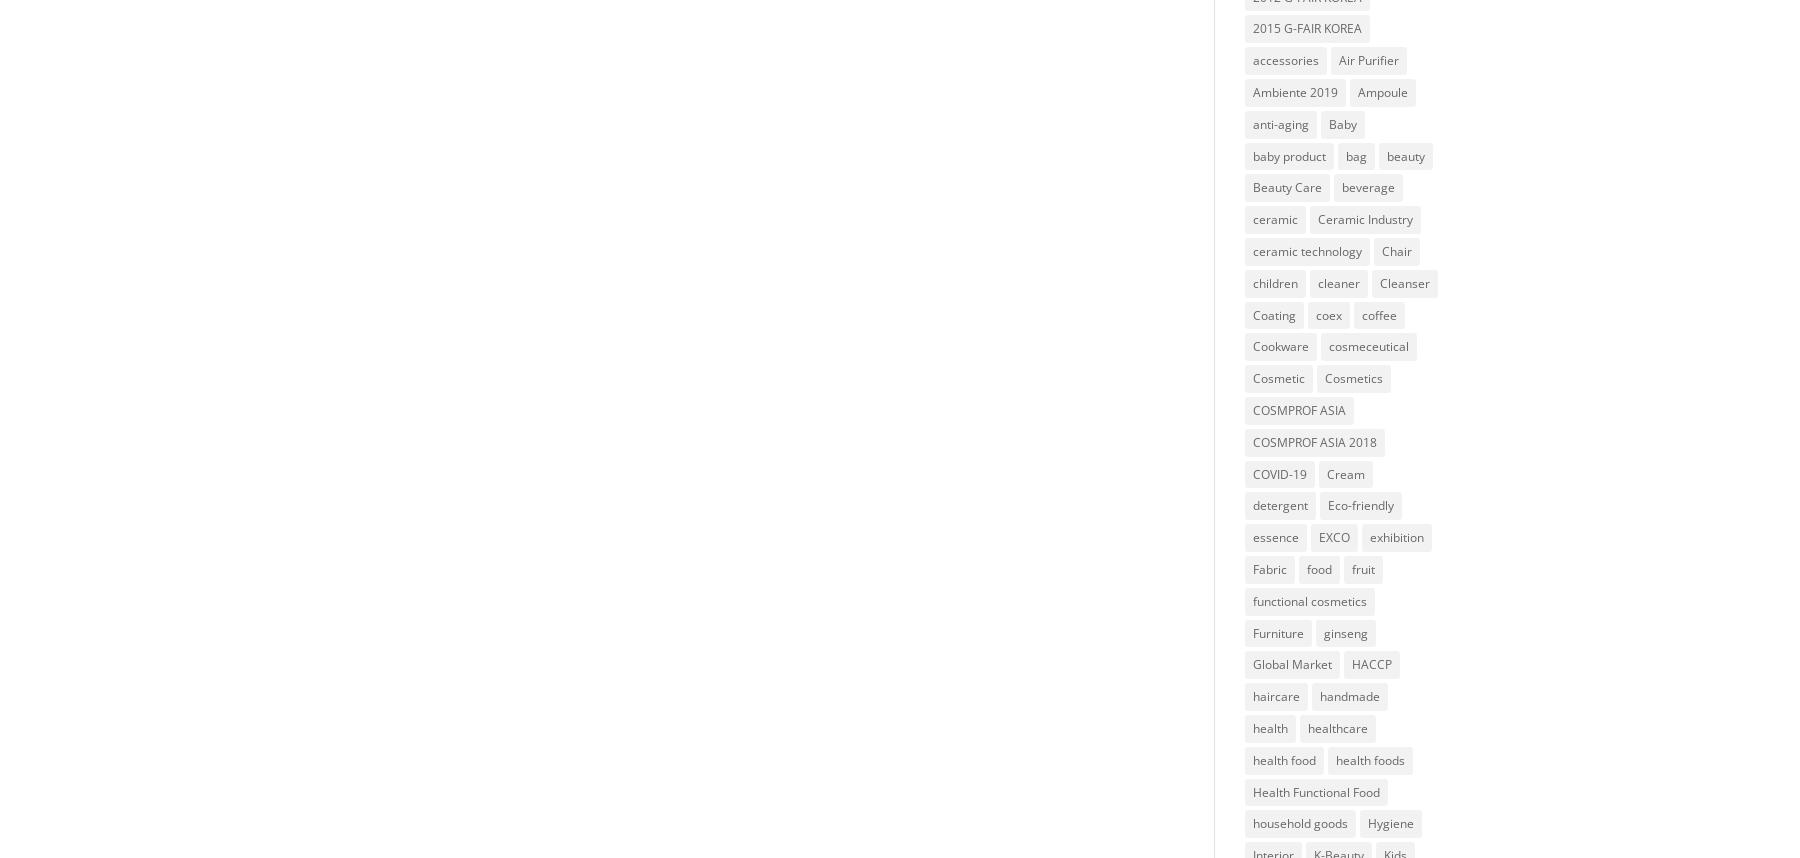  Describe the element at coordinates (1388, 822) in the screenshot. I see `'Hygiene'` at that location.